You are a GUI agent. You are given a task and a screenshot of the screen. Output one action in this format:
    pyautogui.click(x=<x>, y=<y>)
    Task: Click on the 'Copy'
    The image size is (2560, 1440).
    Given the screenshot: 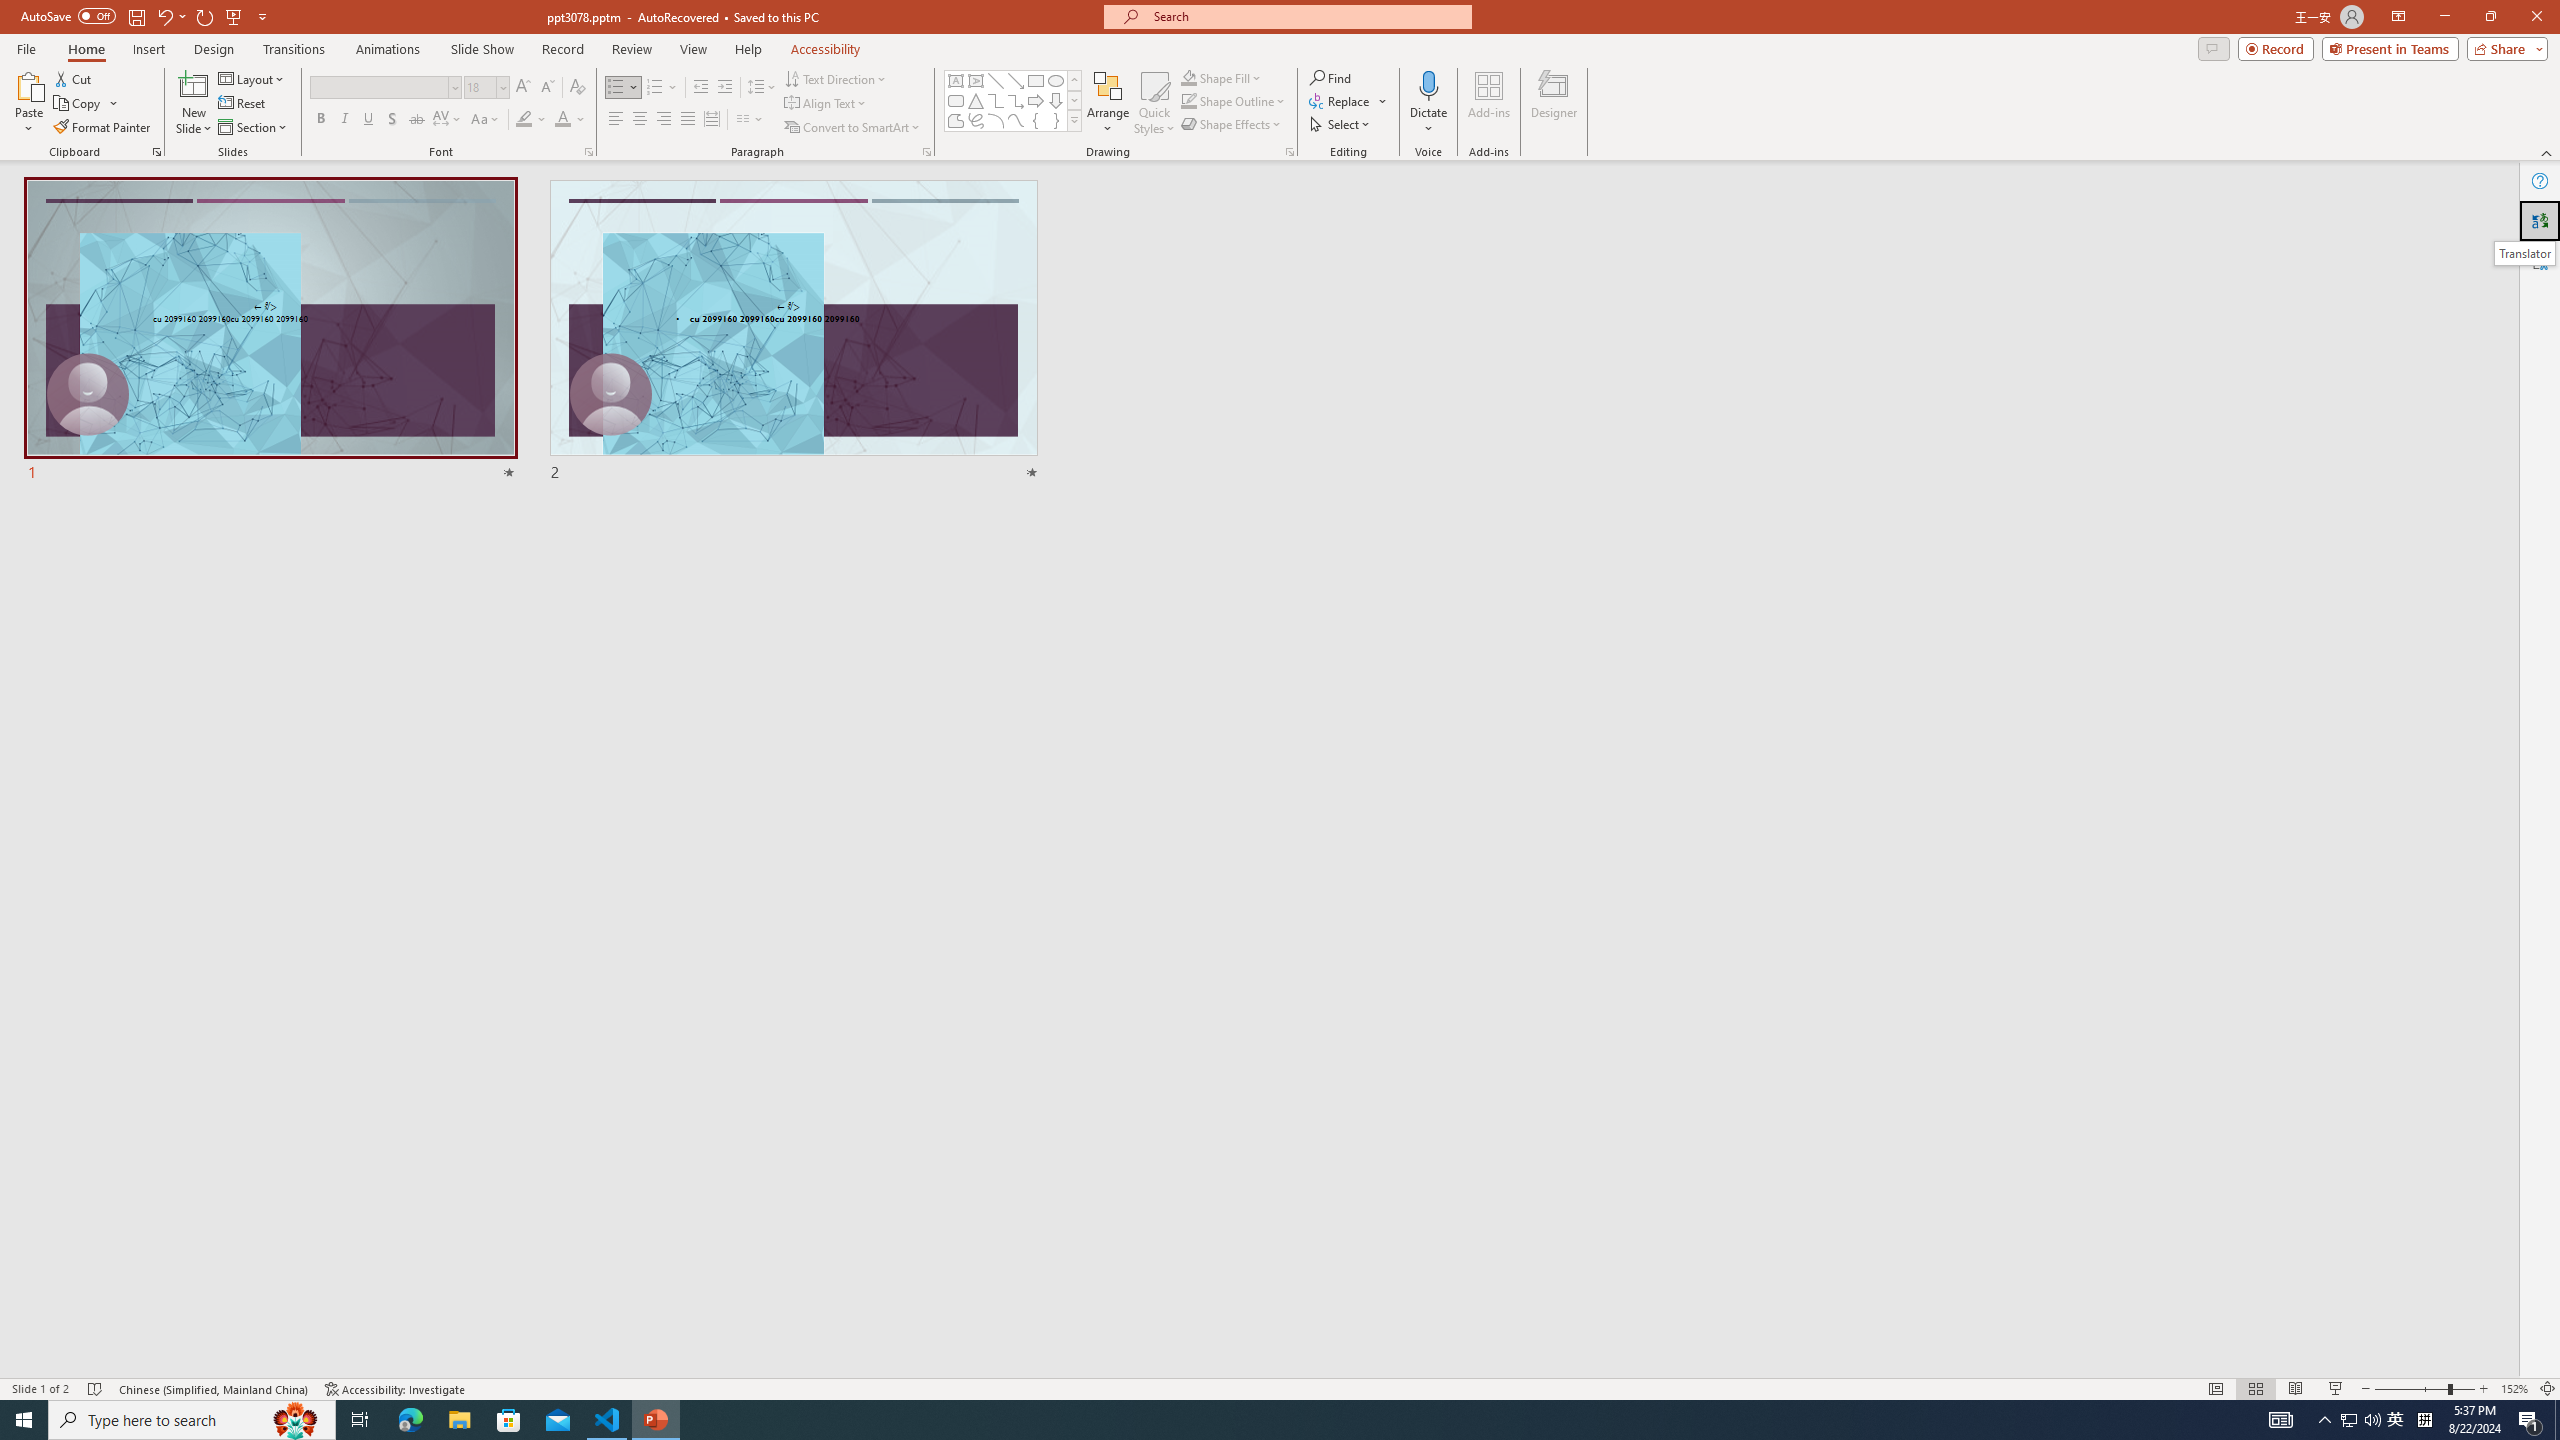 What is the action you would take?
    pyautogui.click(x=86, y=103)
    